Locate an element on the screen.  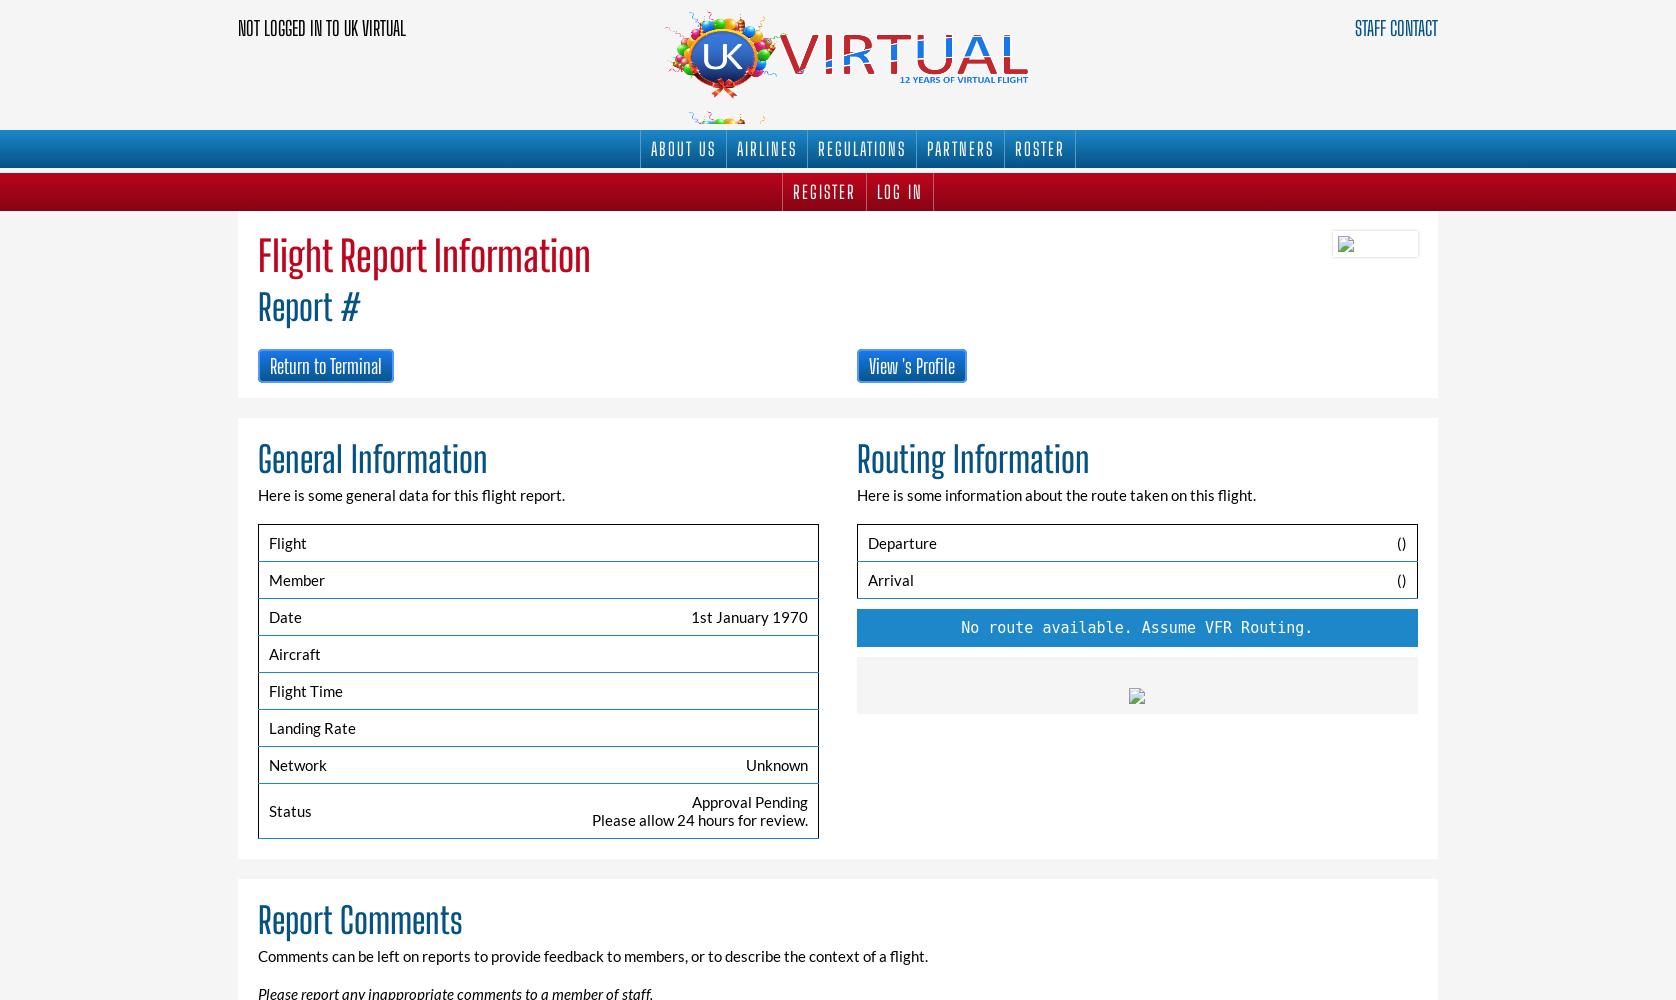
'Please allow 24 hours for review.' is located at coordinates (699, 819).